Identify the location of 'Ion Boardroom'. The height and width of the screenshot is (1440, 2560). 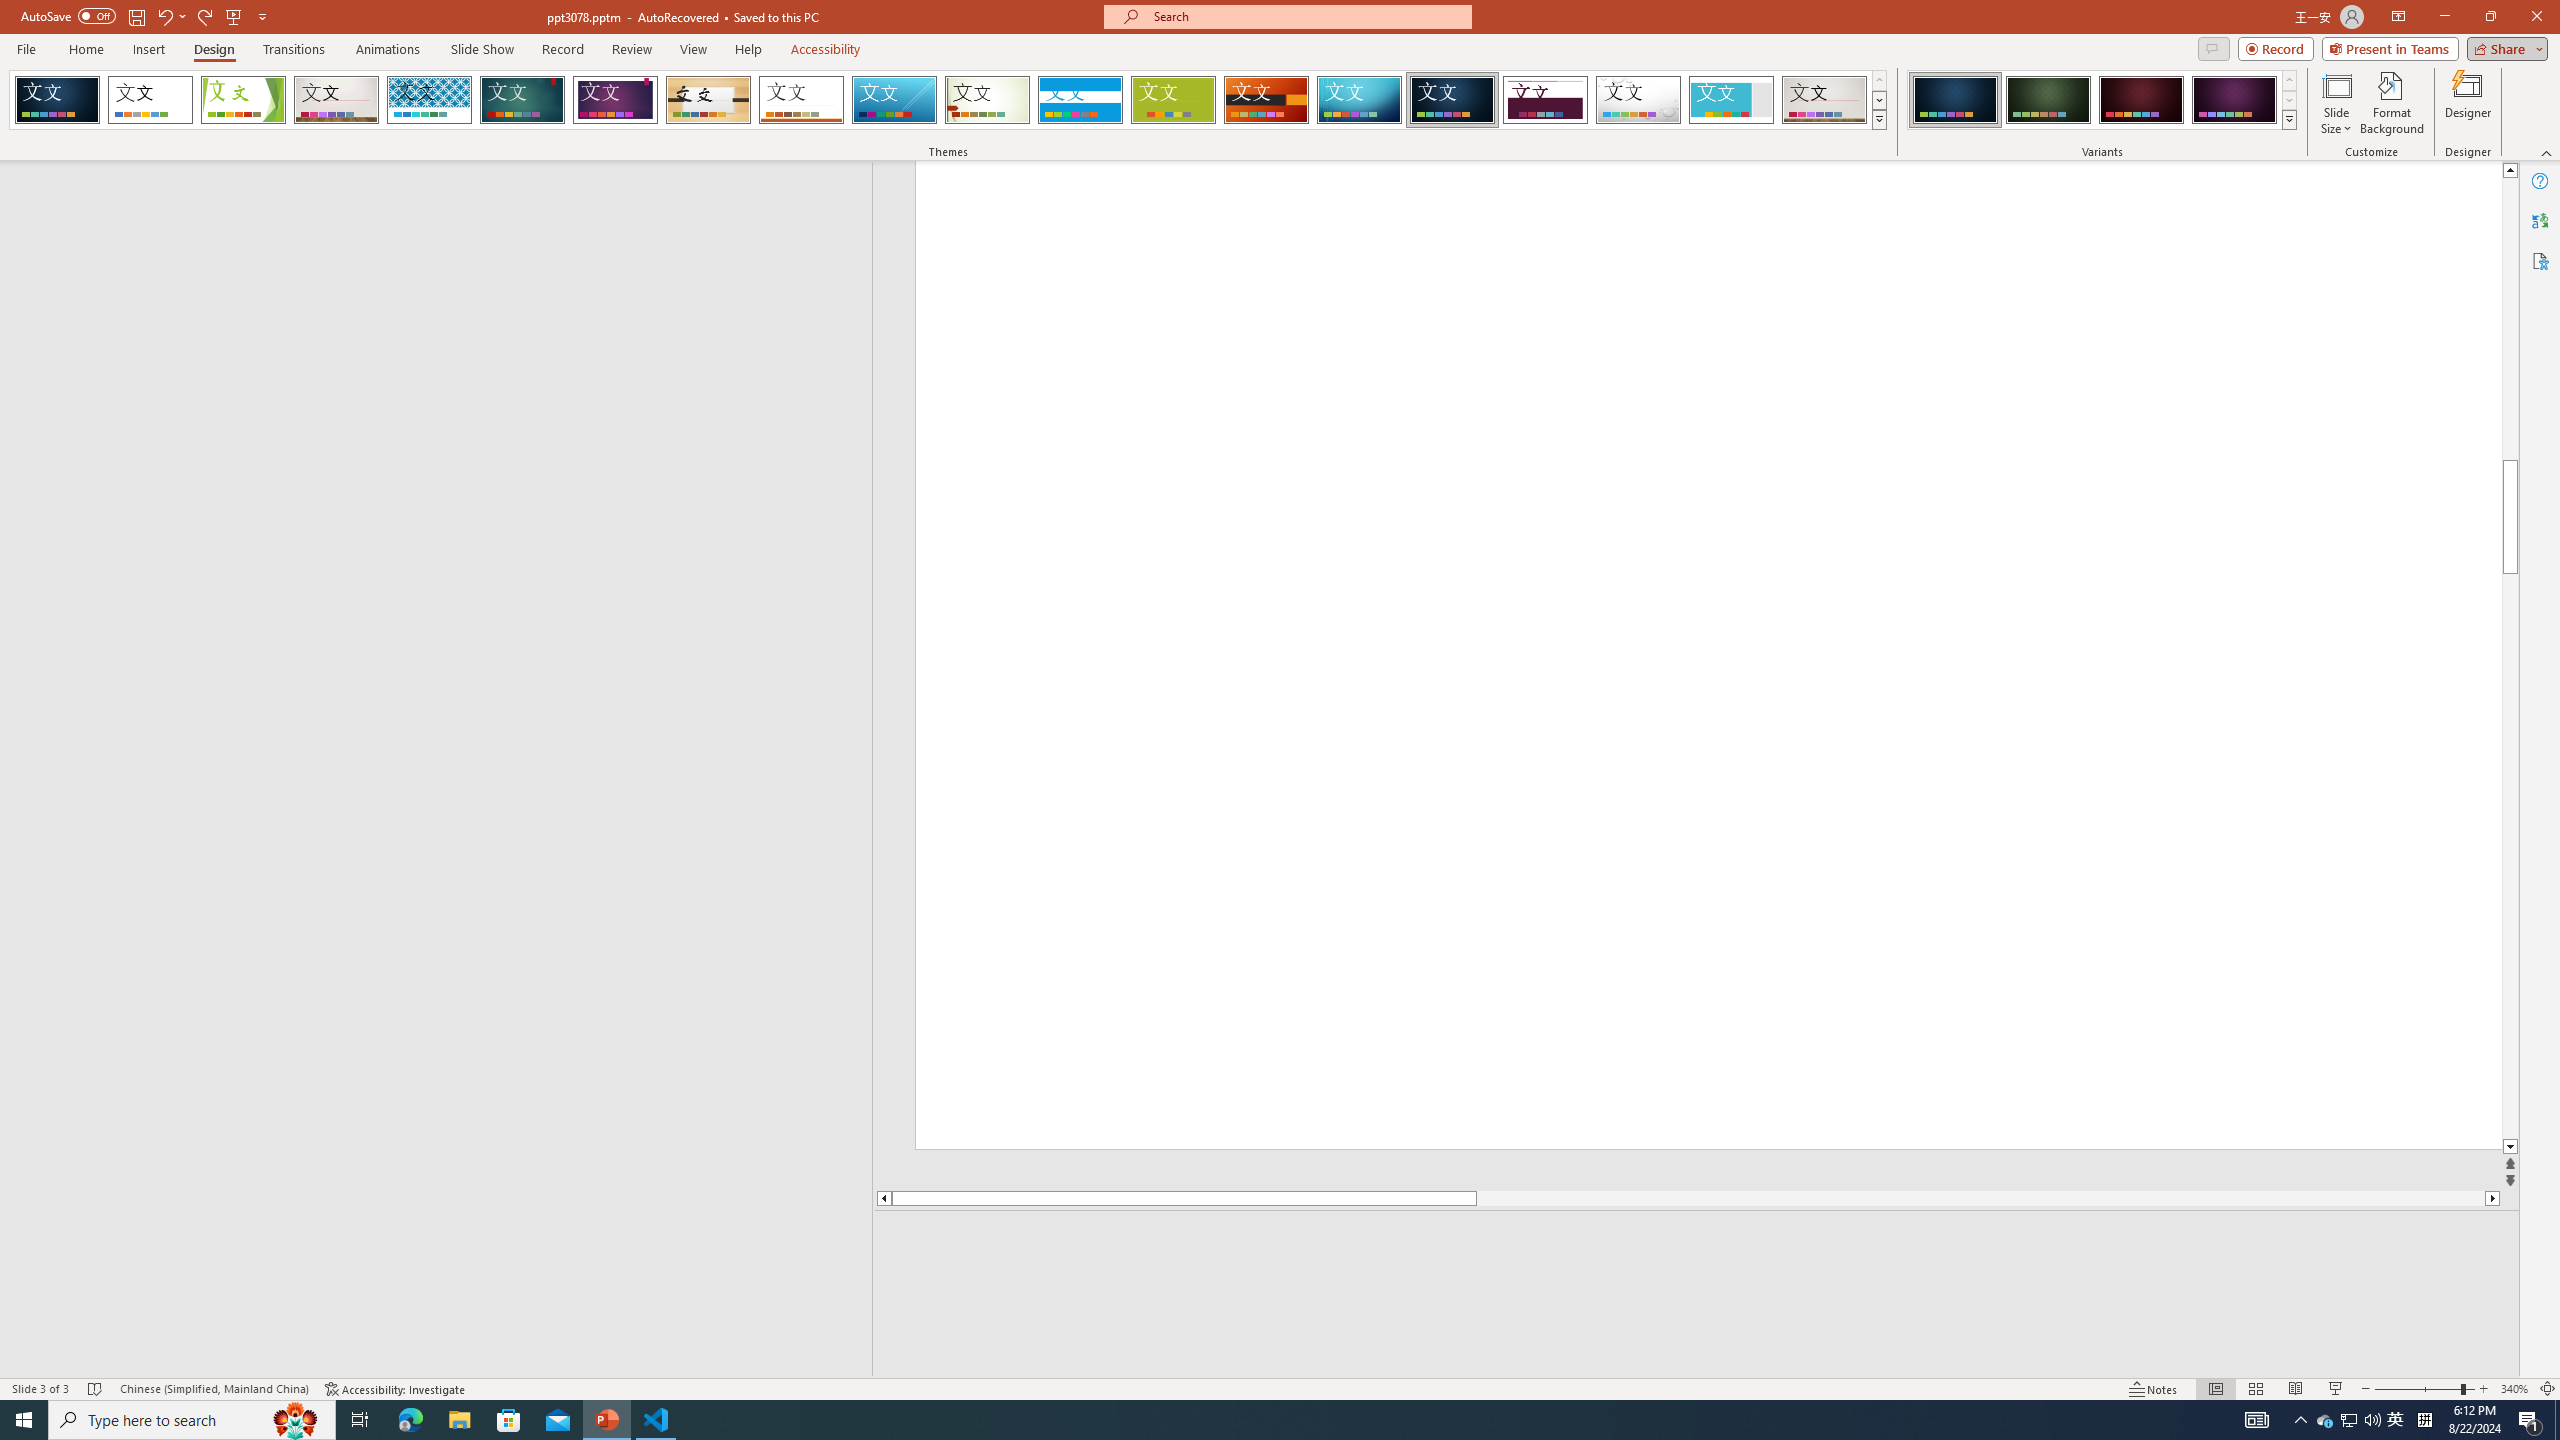
(615, 99).